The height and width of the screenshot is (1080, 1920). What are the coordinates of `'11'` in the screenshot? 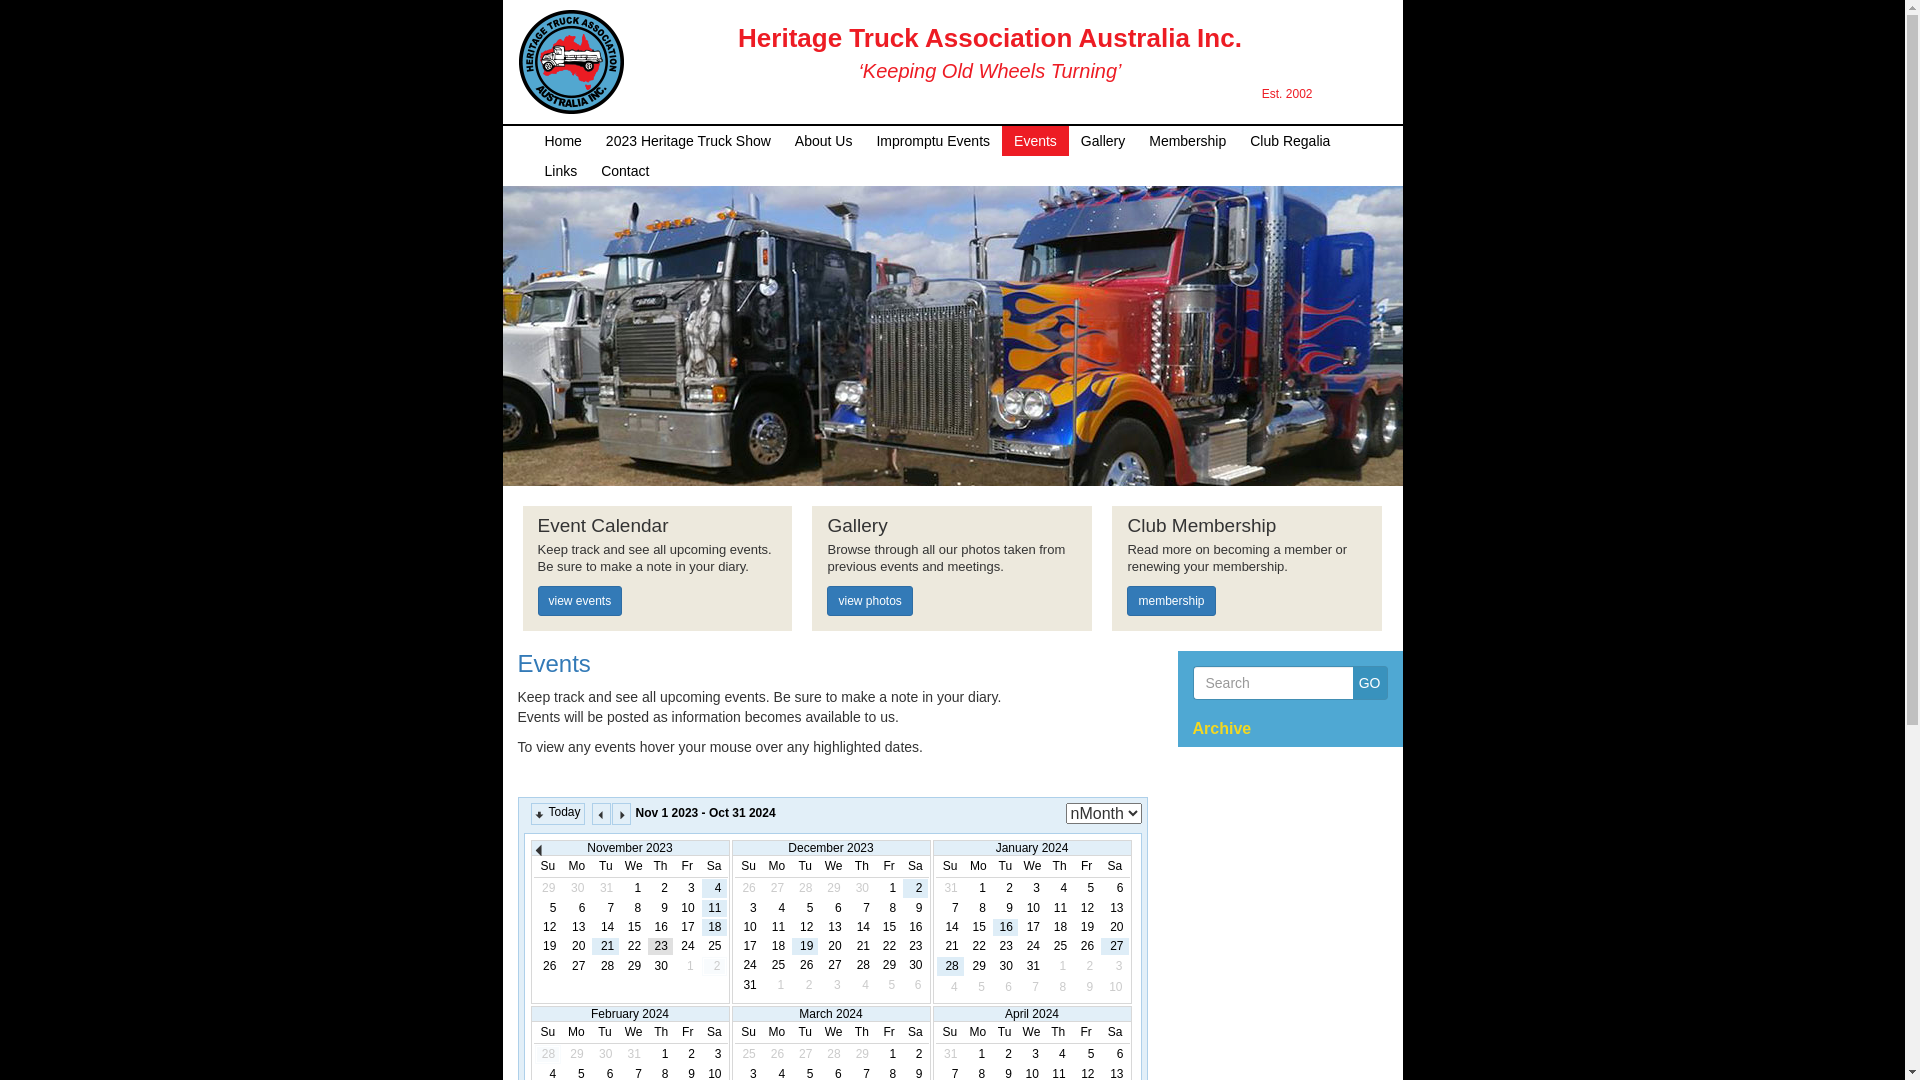 It's located at (763, 927).